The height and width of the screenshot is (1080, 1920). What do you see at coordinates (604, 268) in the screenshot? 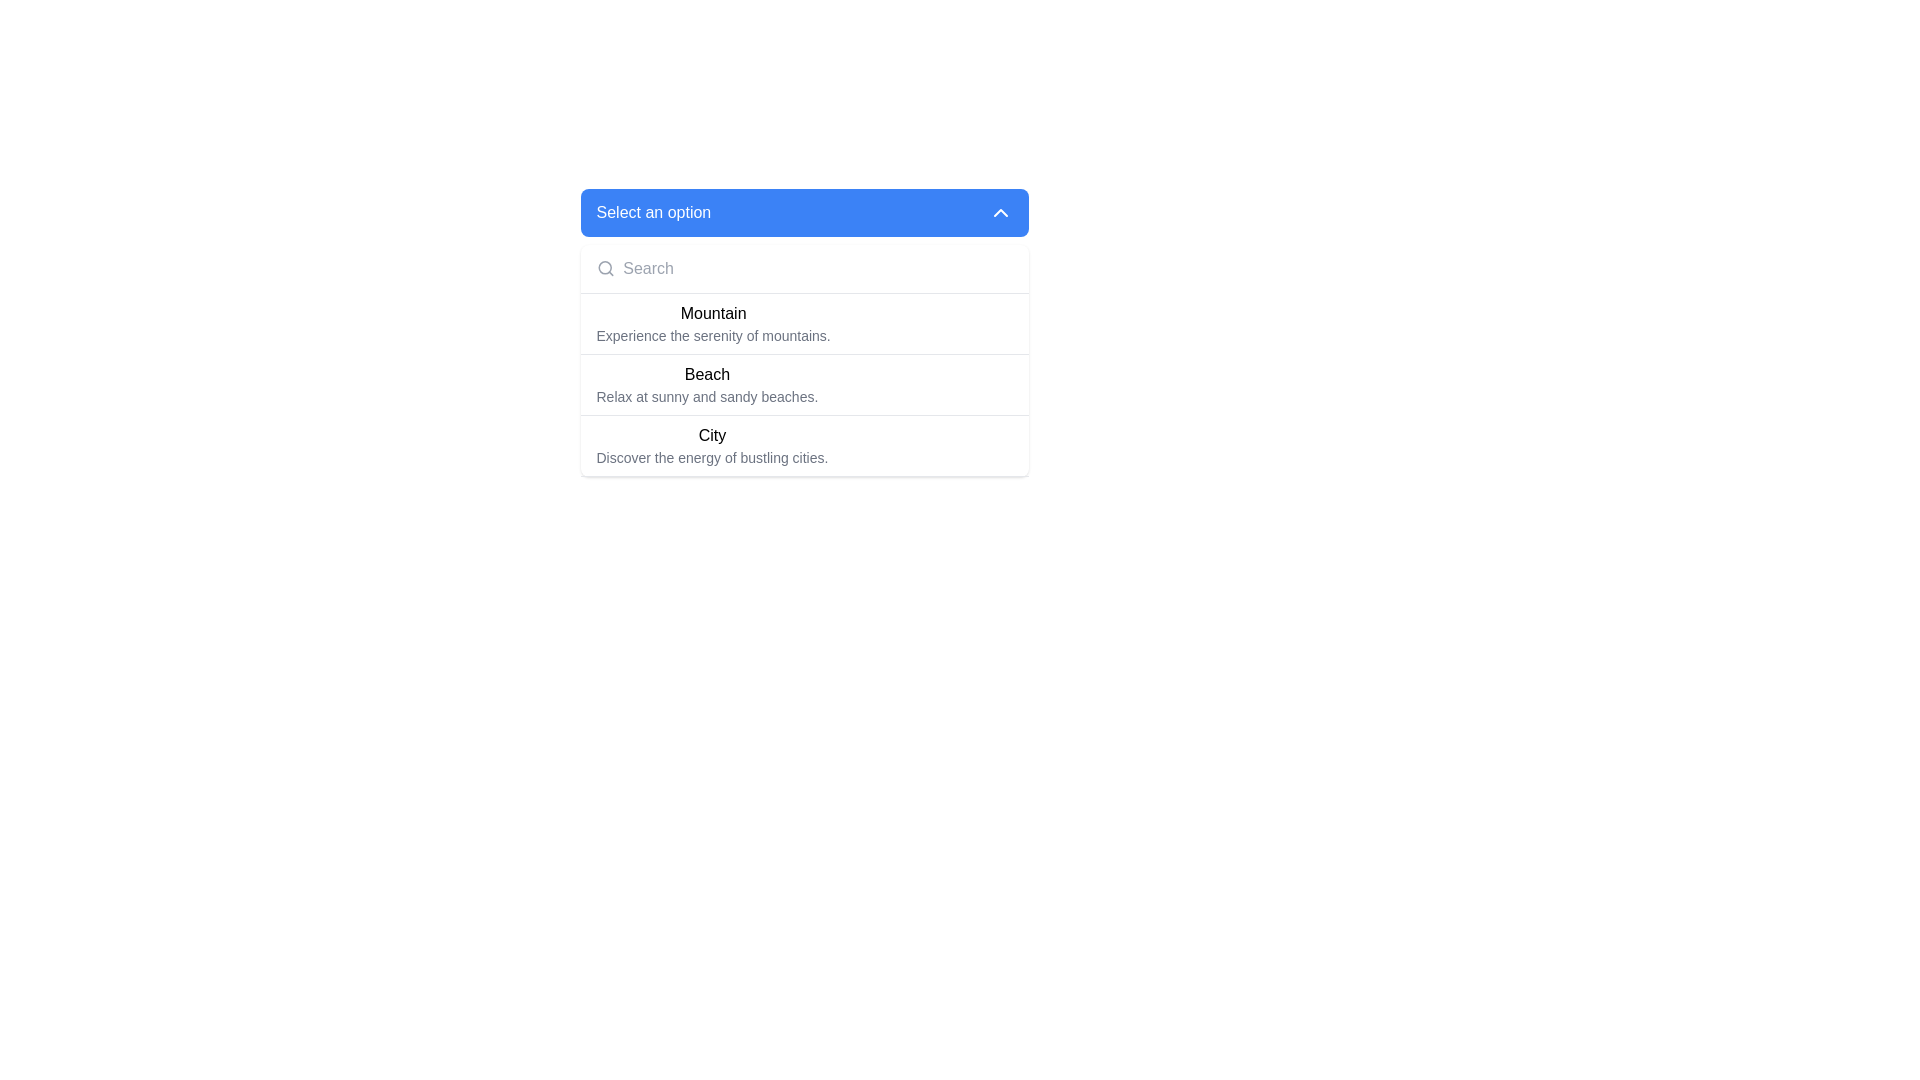
I see `the appearance of the circular gray magnifying glass icon located in the header section of the drop-down menu, positioned to the left of the search input field` at bounding box center [604, 268].